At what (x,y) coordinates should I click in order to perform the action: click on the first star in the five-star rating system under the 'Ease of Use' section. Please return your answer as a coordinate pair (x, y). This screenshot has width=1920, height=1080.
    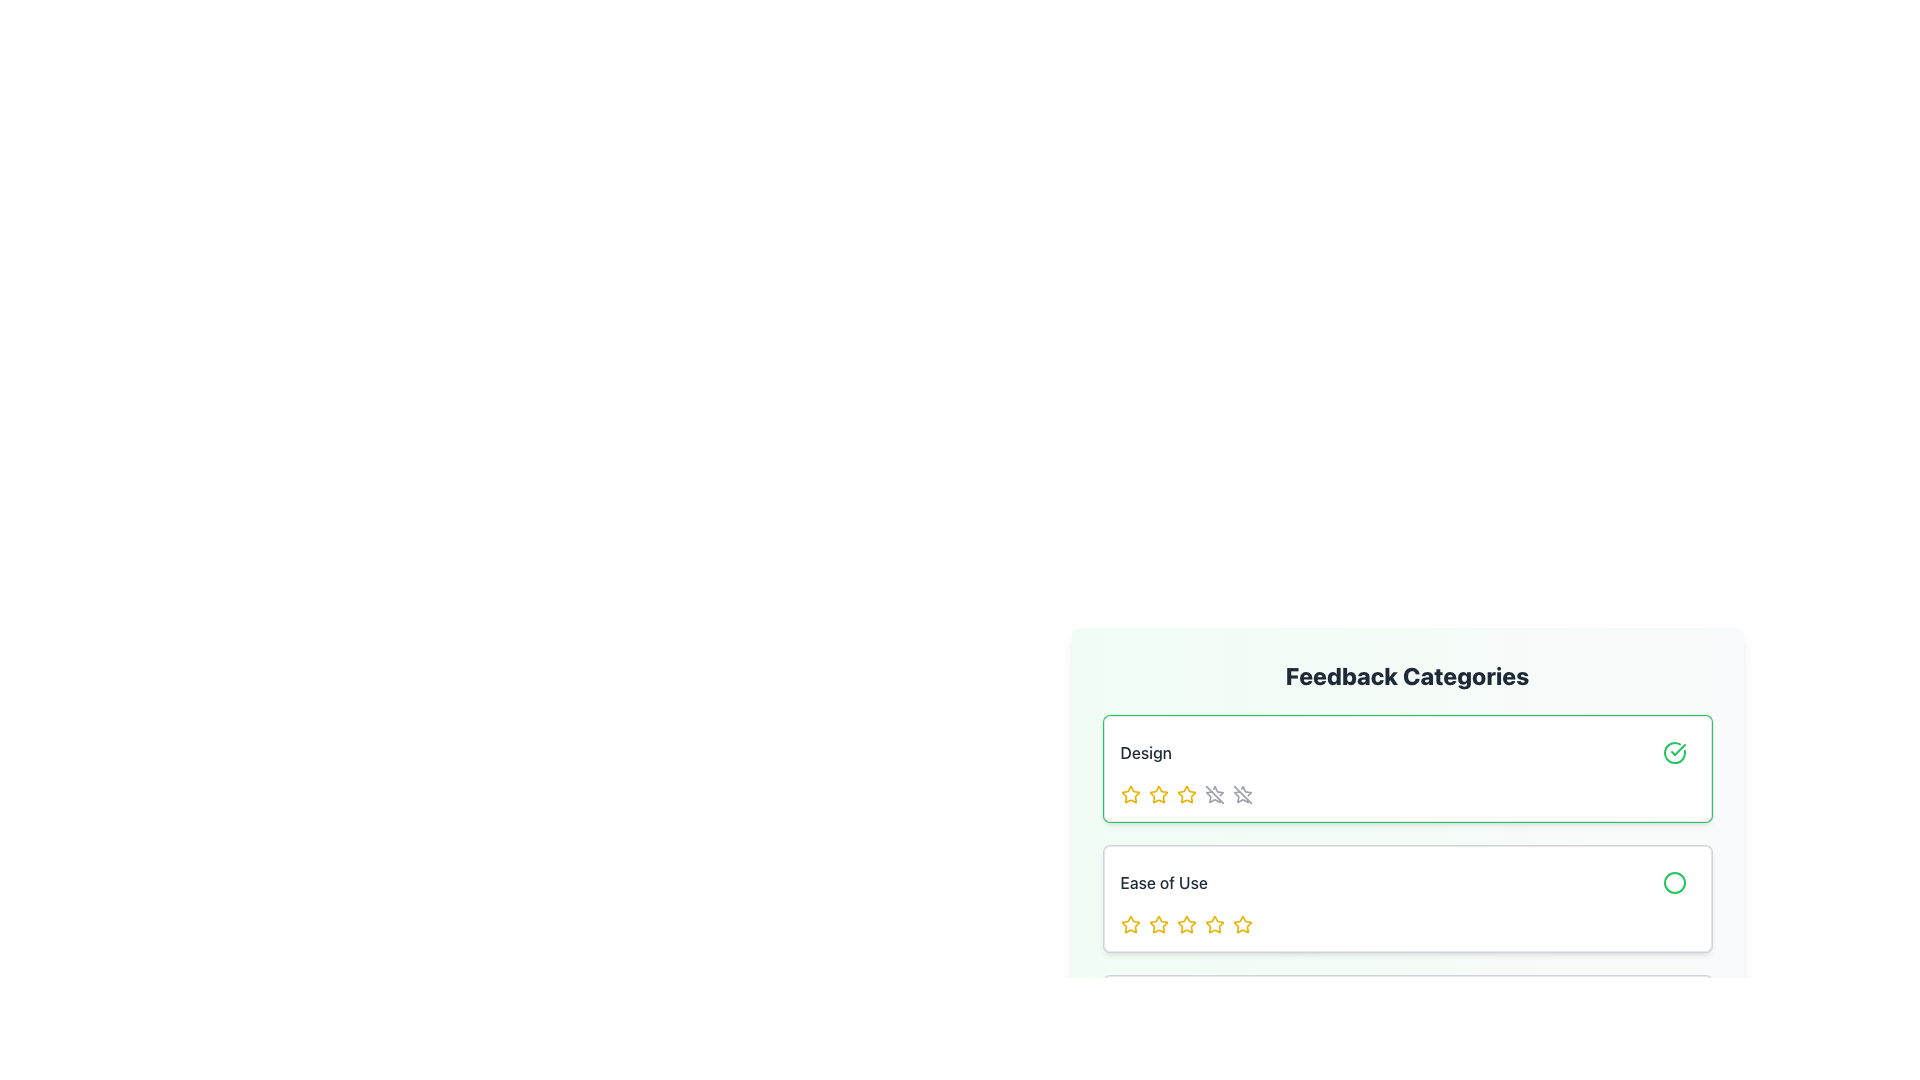
    Looking at the image, I should click on (1130, 924).